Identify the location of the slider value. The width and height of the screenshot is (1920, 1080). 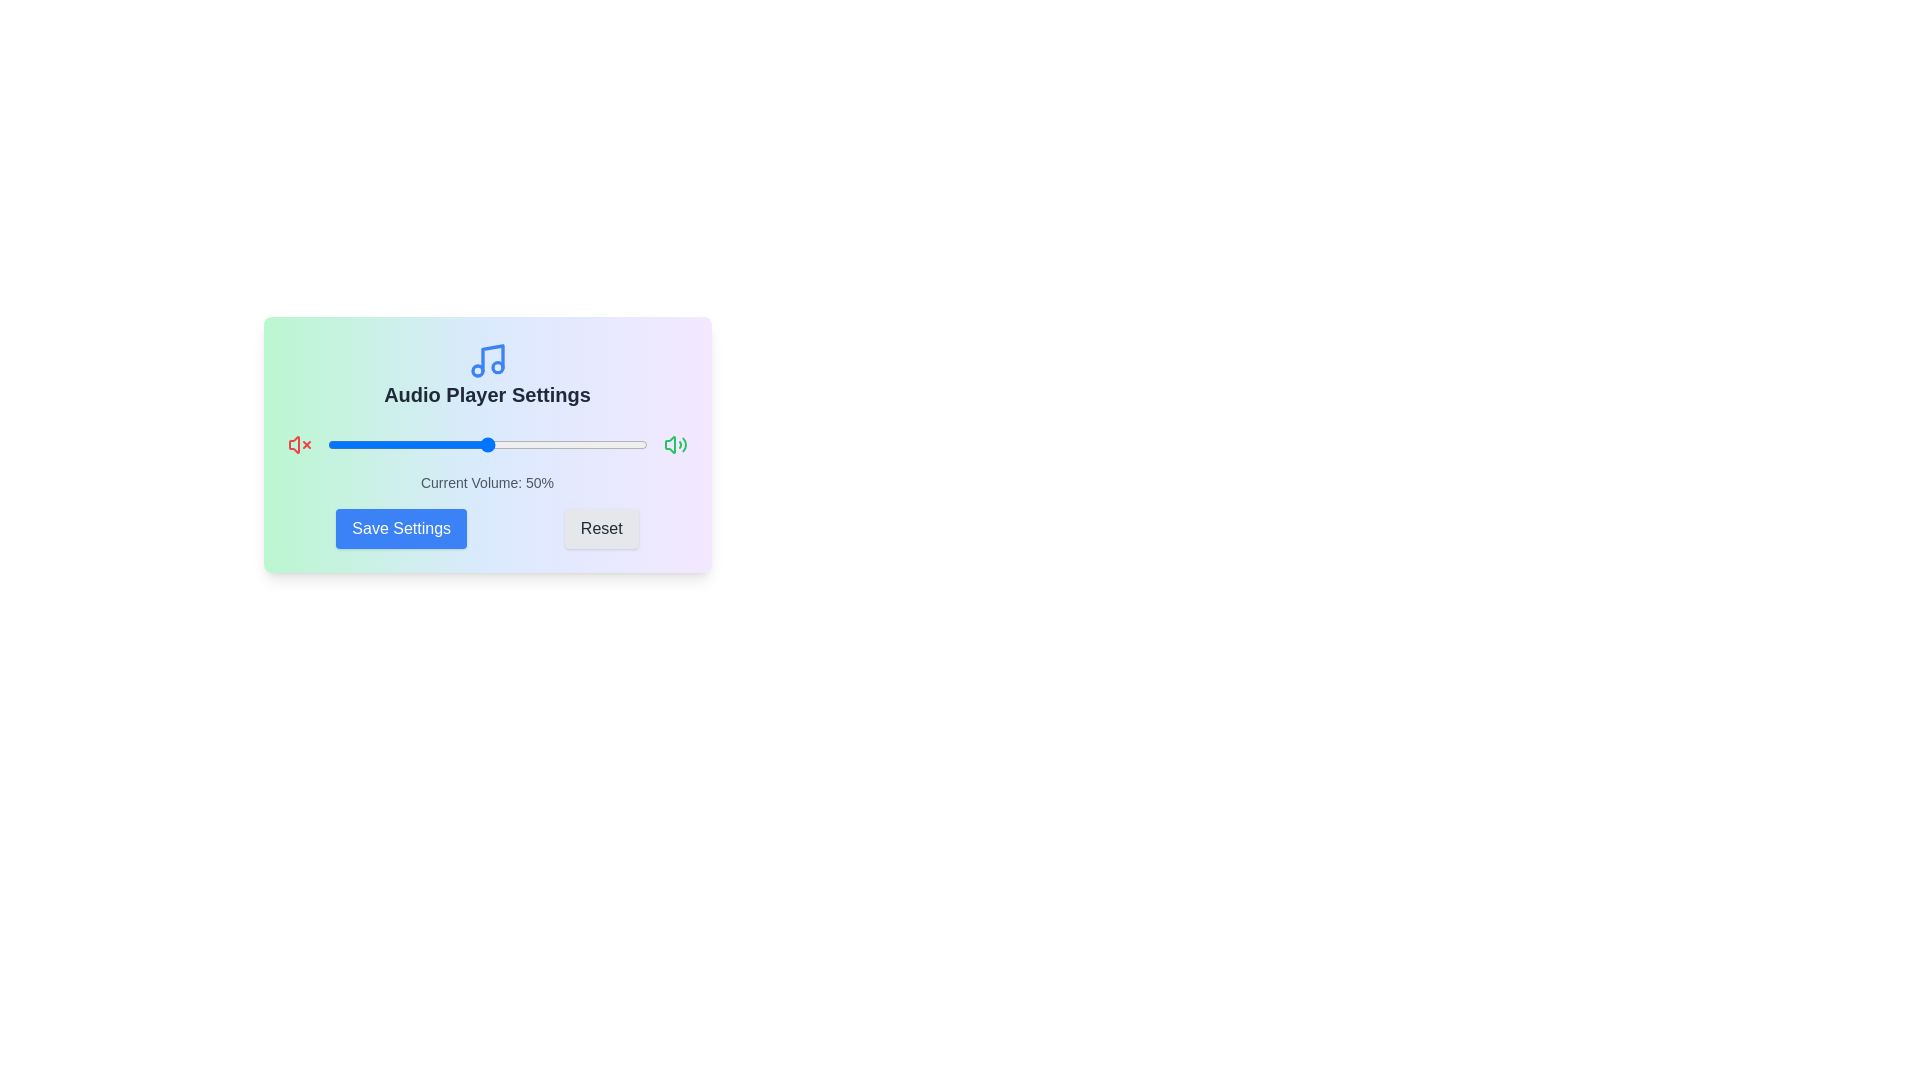
(464, 443).